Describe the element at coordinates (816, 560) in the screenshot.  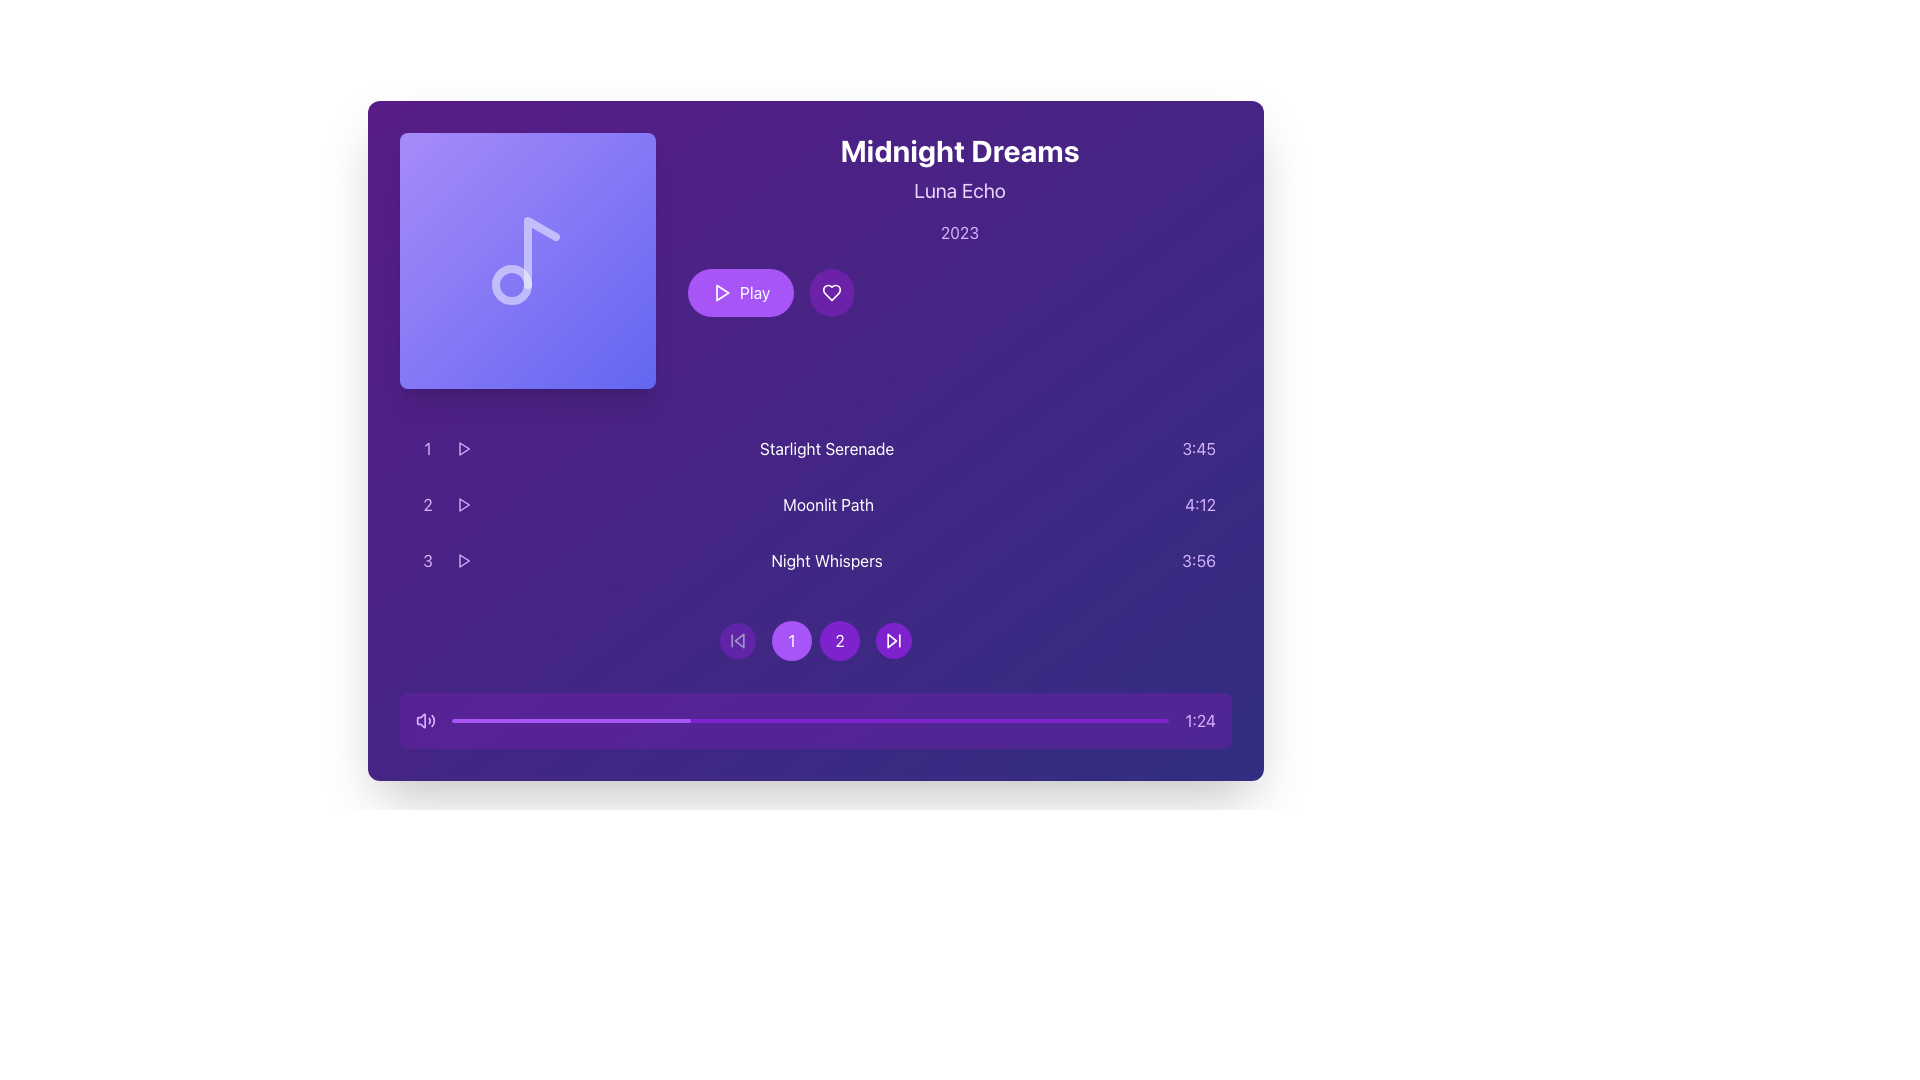
I see `the third item in the playlist representing the song 'Night Whispers'` at that location.